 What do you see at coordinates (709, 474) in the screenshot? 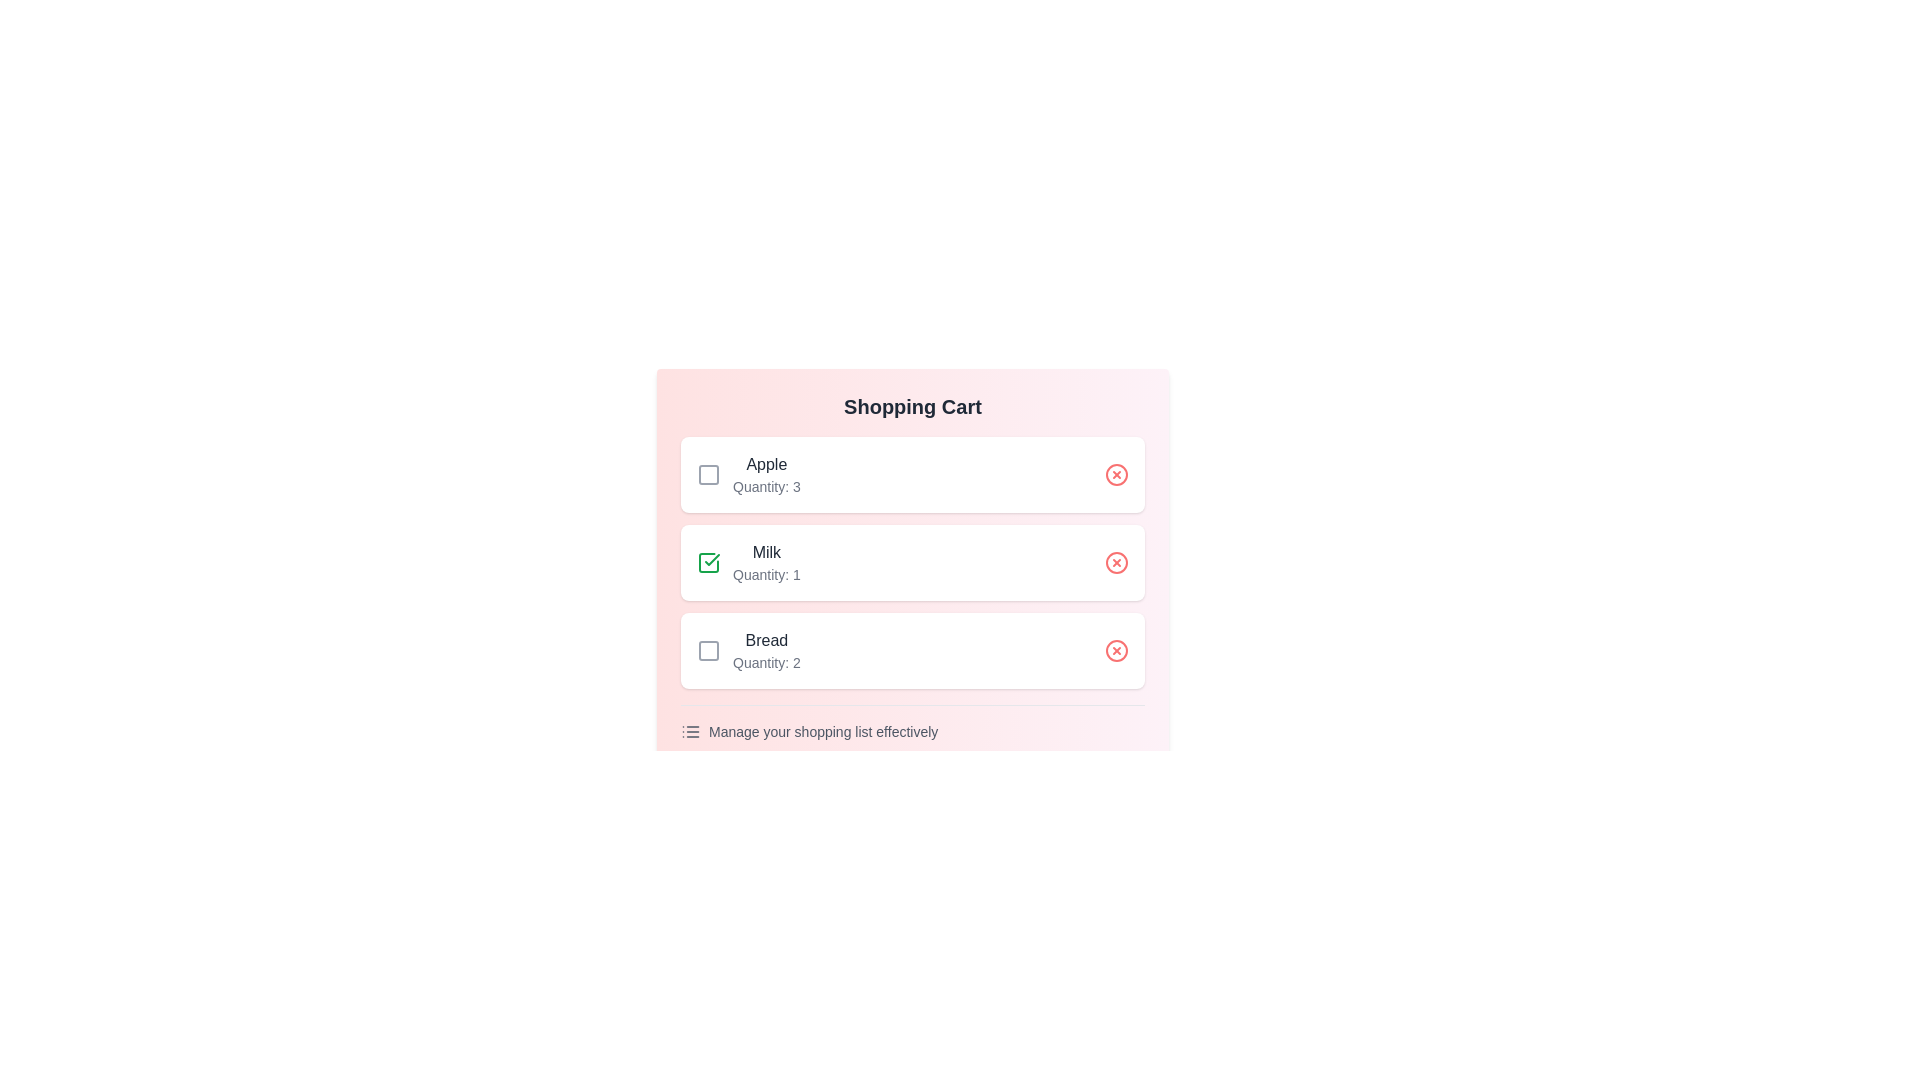
I see `checkbox for the item titled Apple to toggle its bought status` at bounding box center [709, 474].